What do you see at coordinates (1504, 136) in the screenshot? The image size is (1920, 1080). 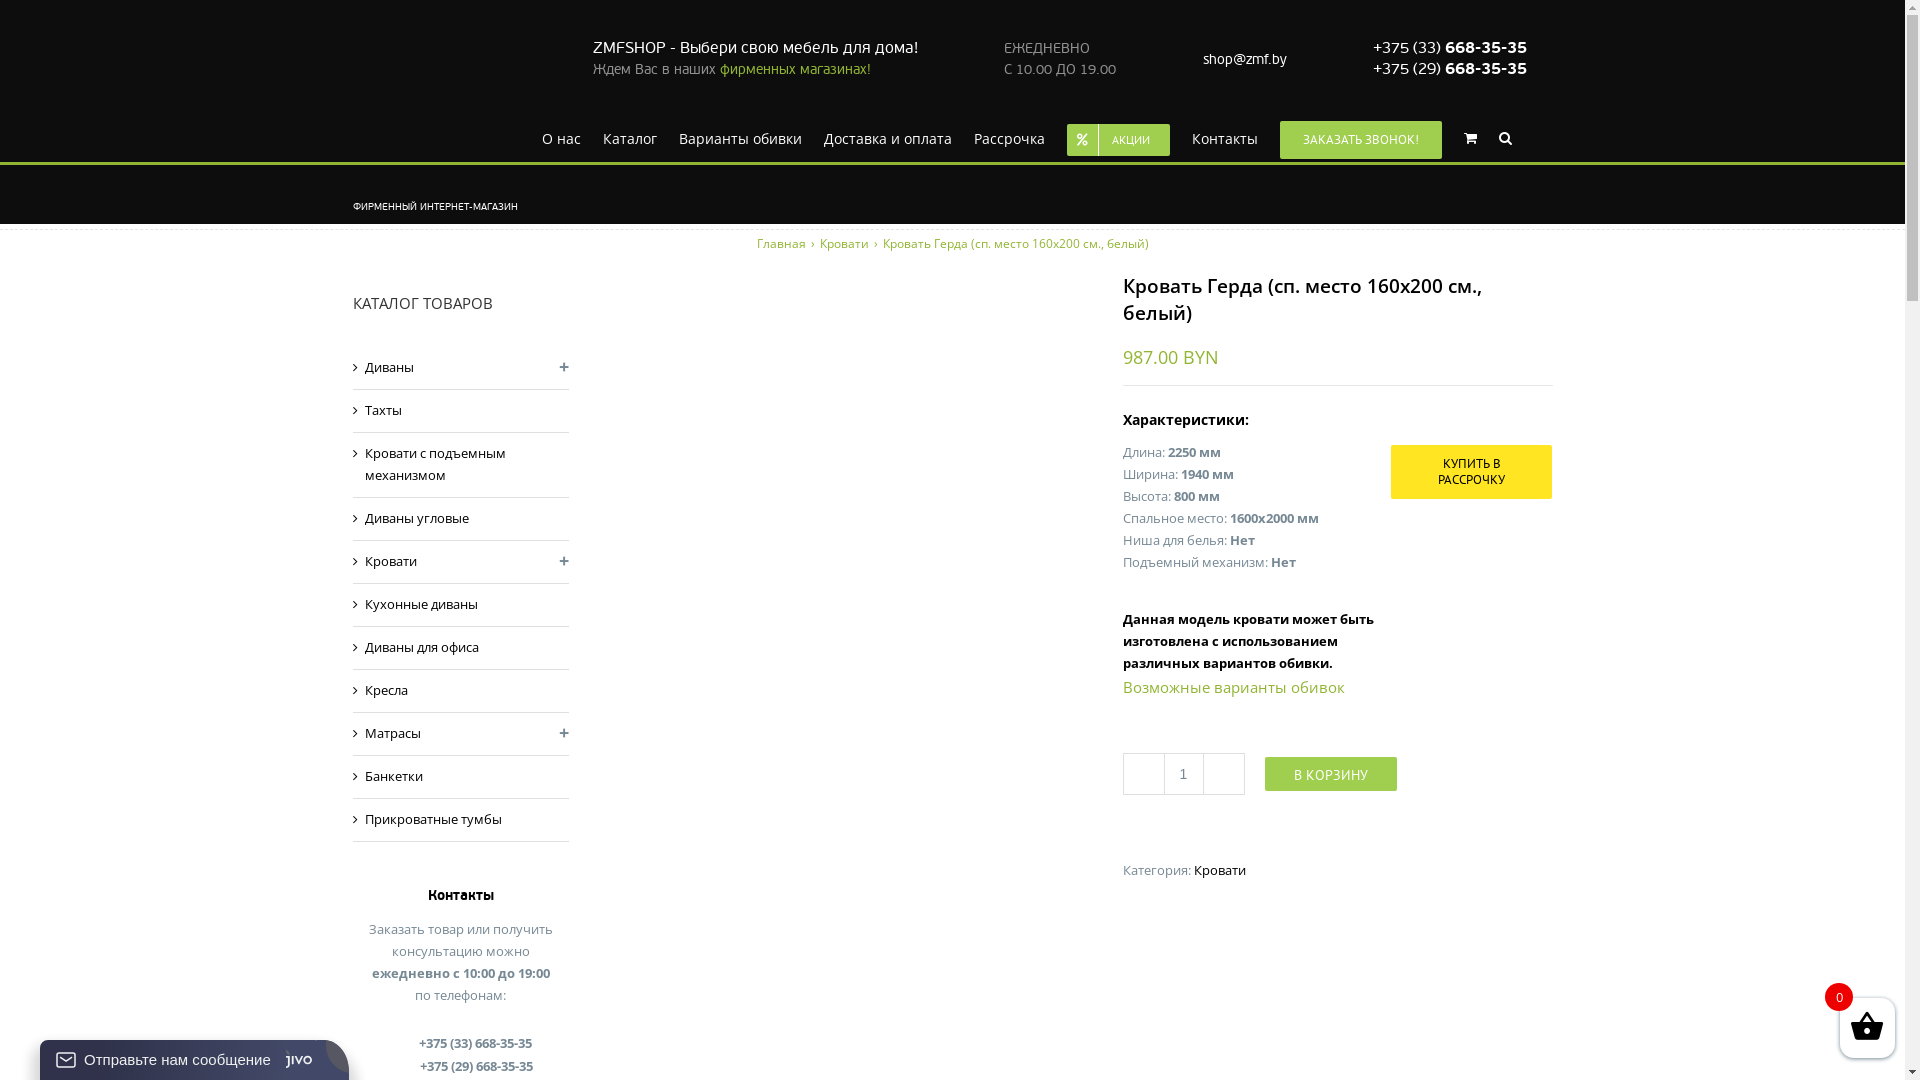 I see `'Search'` at bounding box center [1504, 136].